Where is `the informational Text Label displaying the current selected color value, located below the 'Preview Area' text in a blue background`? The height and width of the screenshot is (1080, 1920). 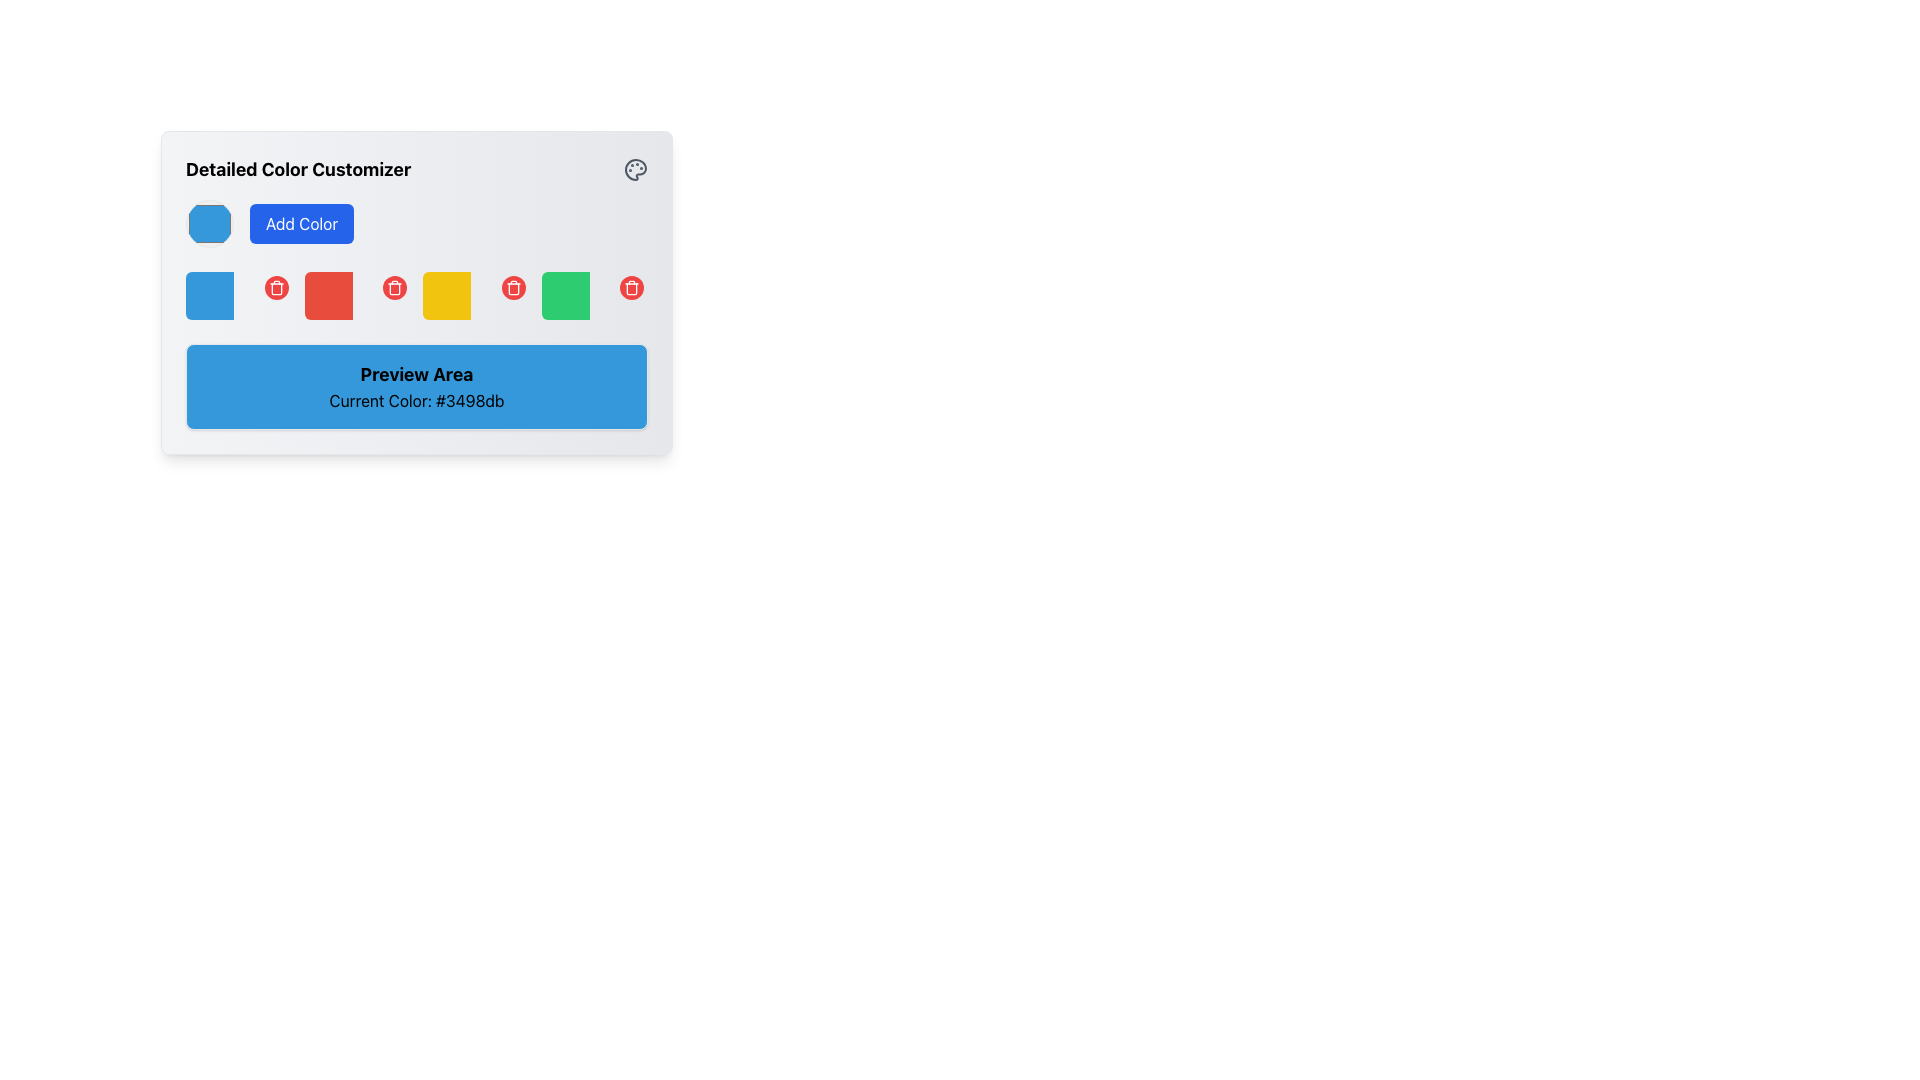
the informational Text Label displaying the current selected color value, located below the 'Preview Area' text in a blue background is located at coordinates (416, 401).